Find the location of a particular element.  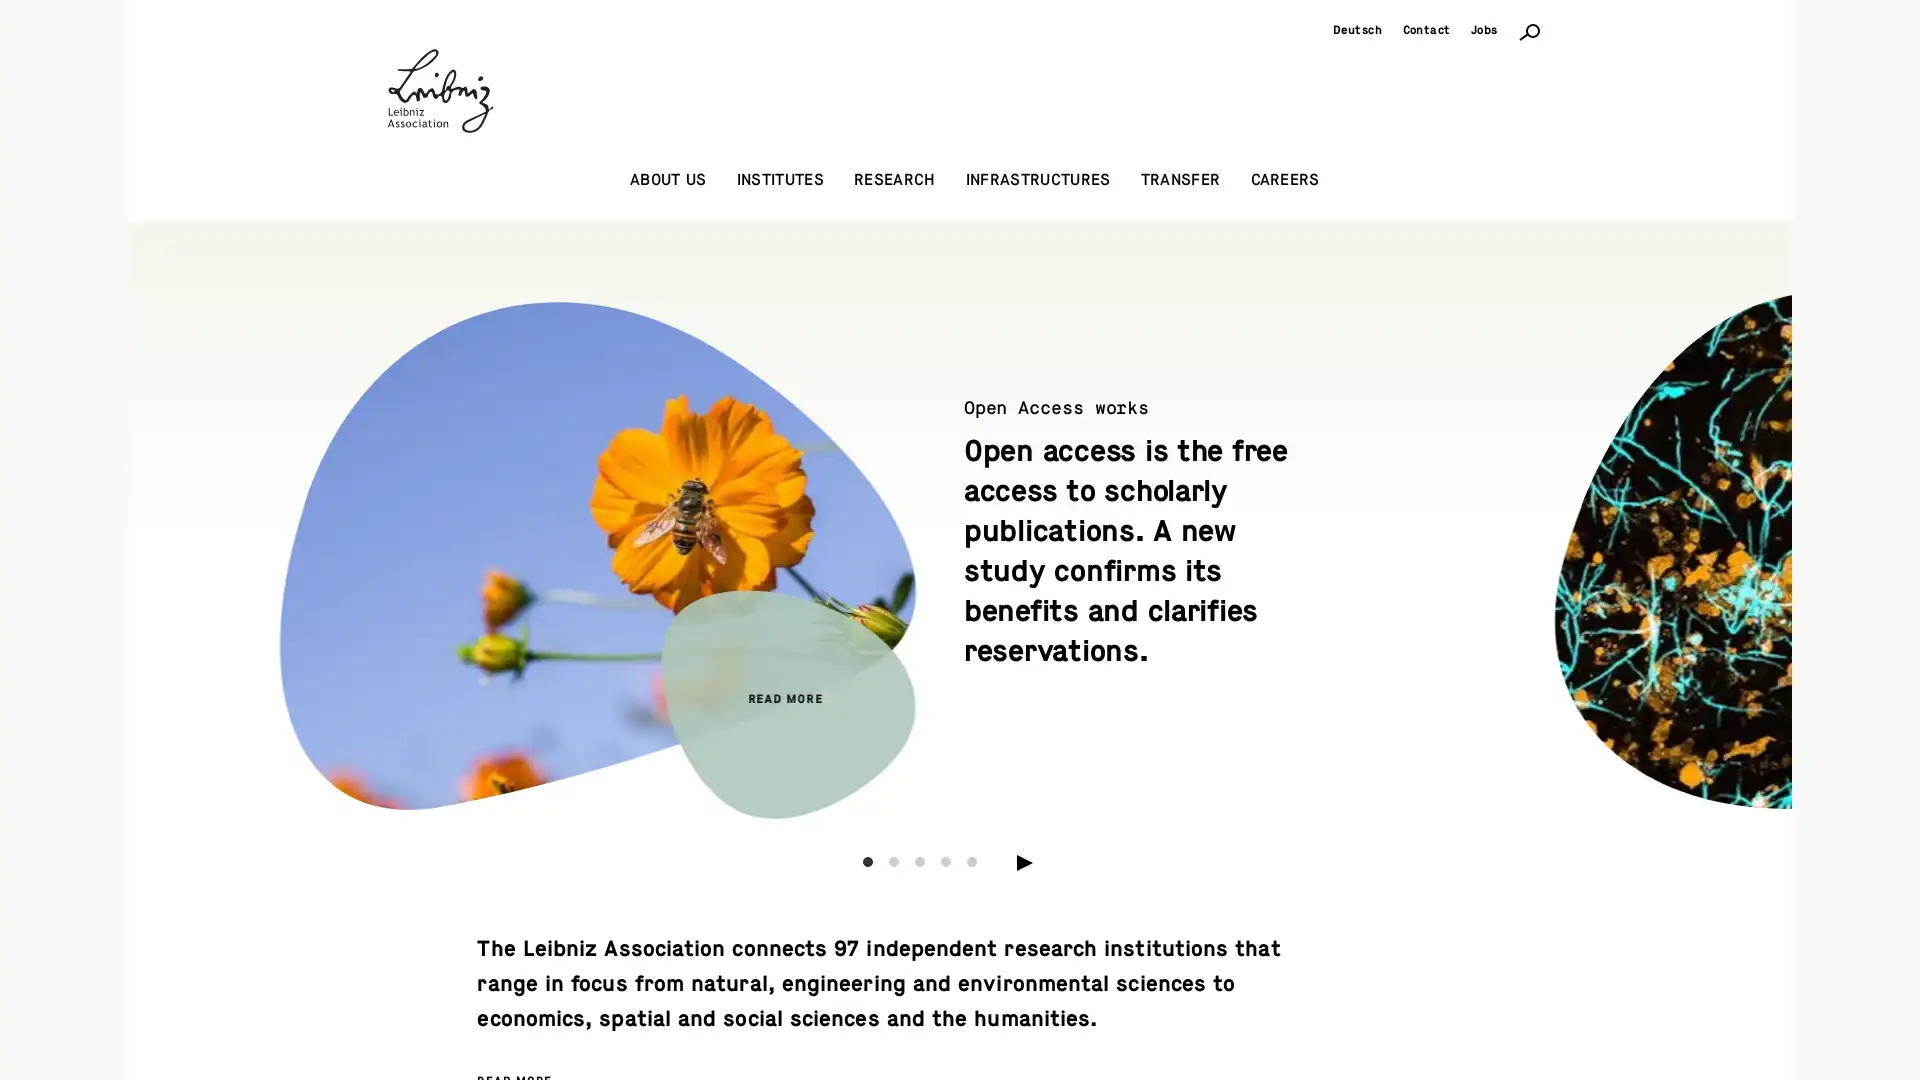

Previous is located at coordinates (284, 532).